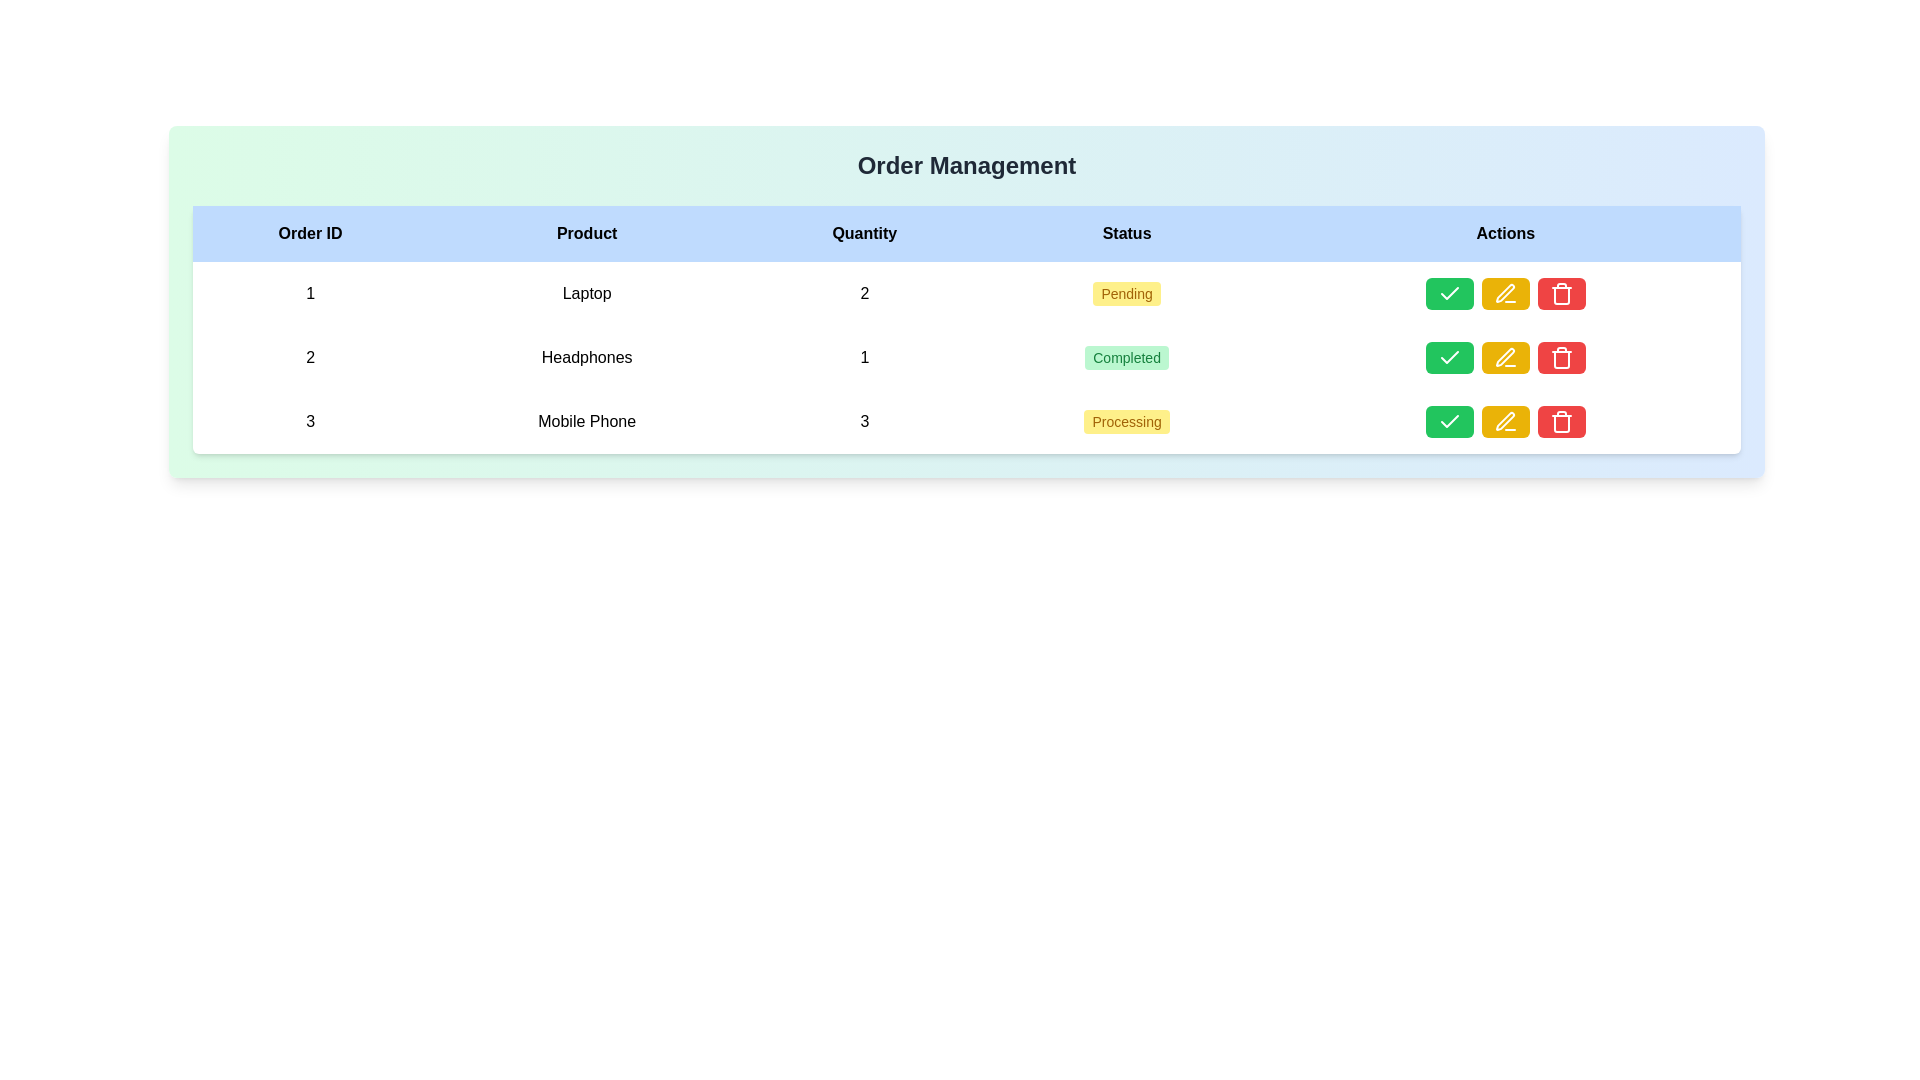 This screenshot has width=1920, height=1080. Describe the element at coordinates (309, 357) in the screenshot. I see `the non-interactive text label displaying the number '2', which is styled in a bold font and located in the first column of the second row of the grid layout` at that location.